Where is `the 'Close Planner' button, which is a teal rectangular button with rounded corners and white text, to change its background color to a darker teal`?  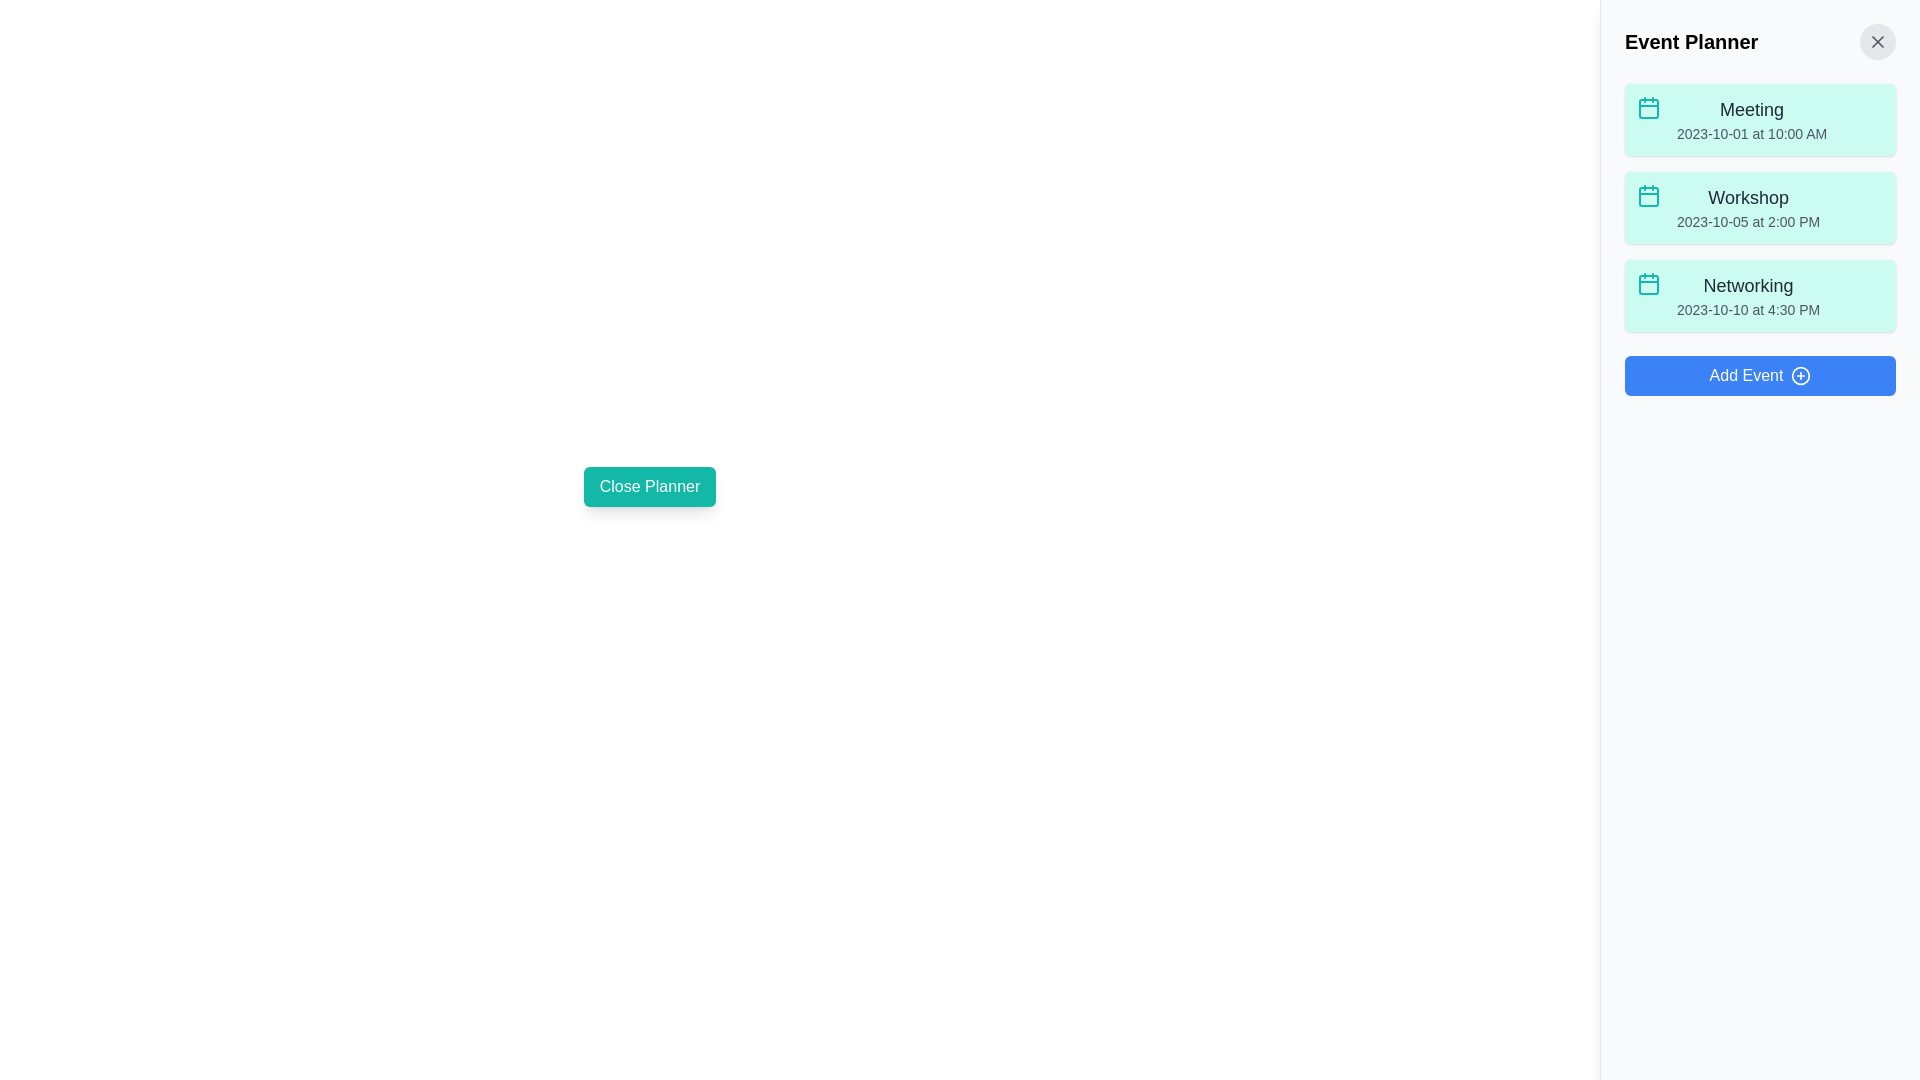 the 'Close Planner' button, which is a teal rectangular button with rounded corners and white text, to change its background color to a darker teal is located at coordinates (649, 486).